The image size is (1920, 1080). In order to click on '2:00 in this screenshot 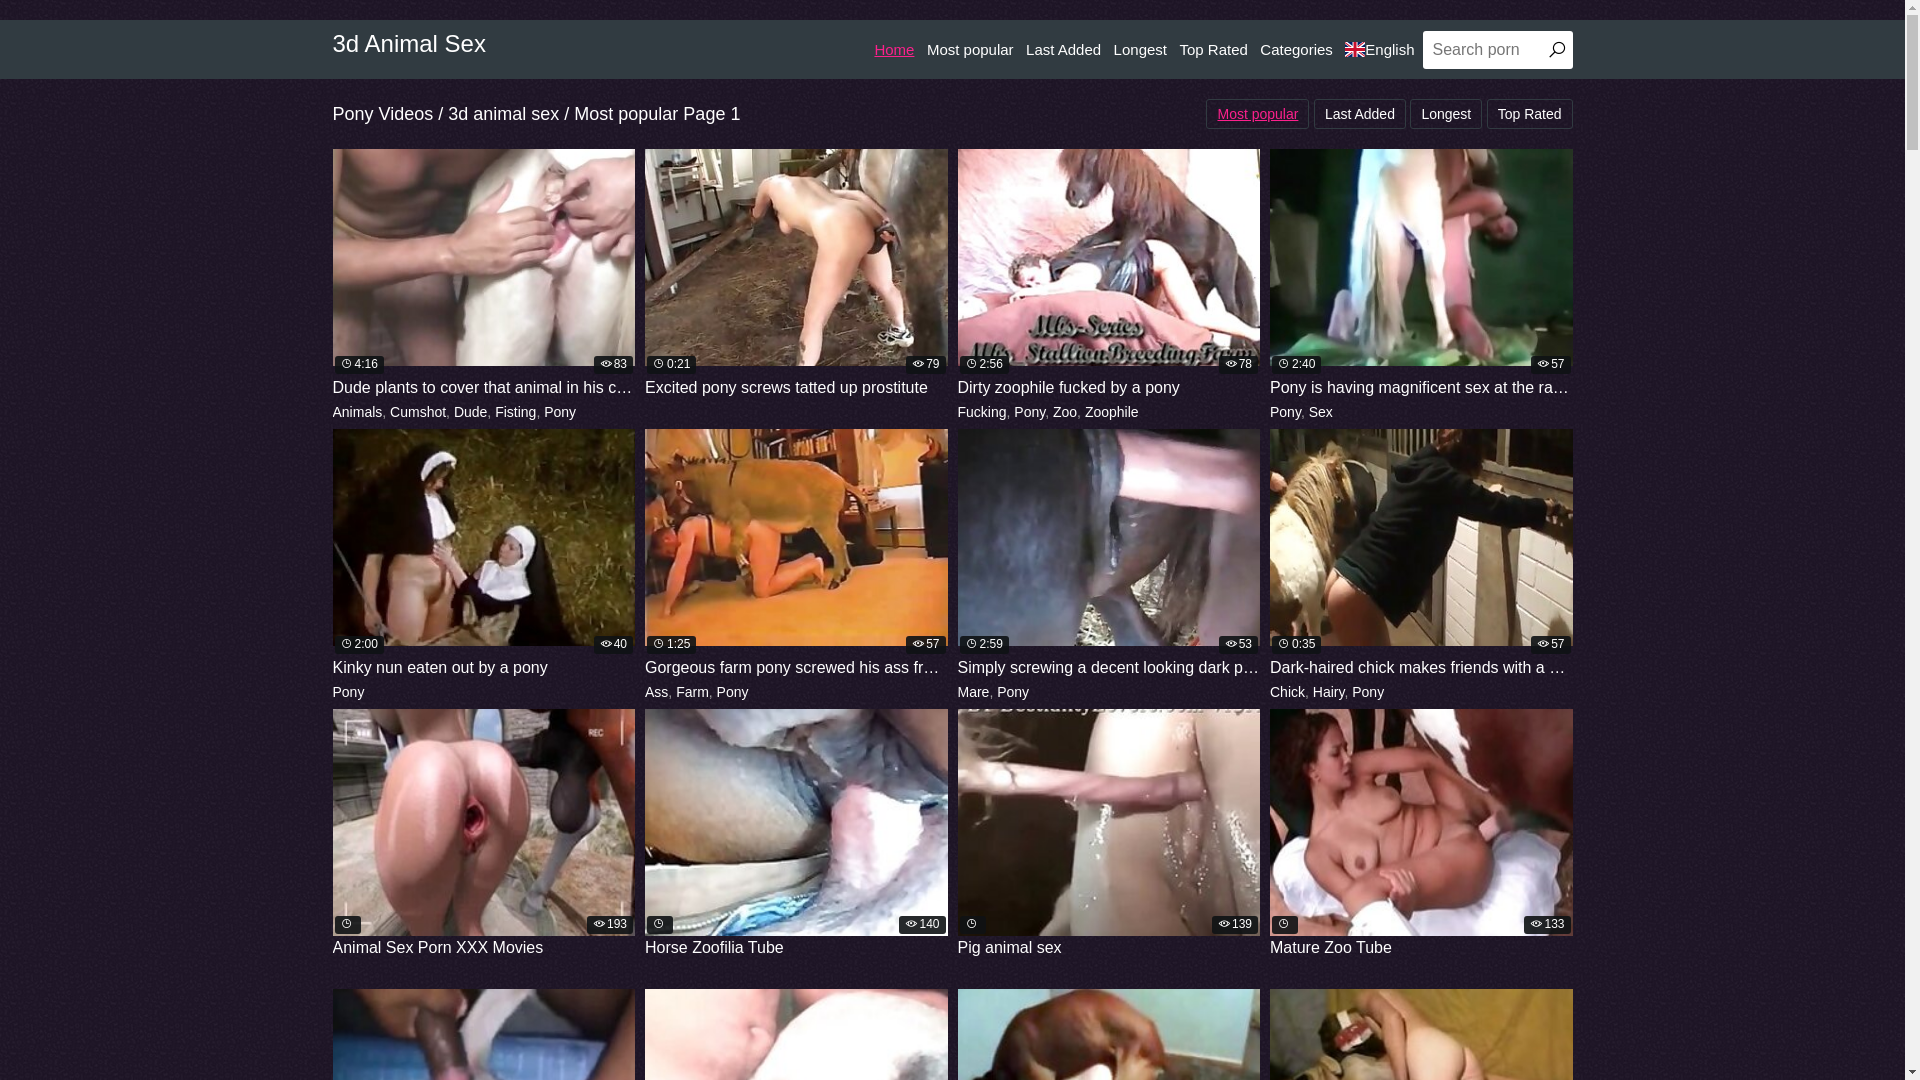, I will do `click(483, 554)`.